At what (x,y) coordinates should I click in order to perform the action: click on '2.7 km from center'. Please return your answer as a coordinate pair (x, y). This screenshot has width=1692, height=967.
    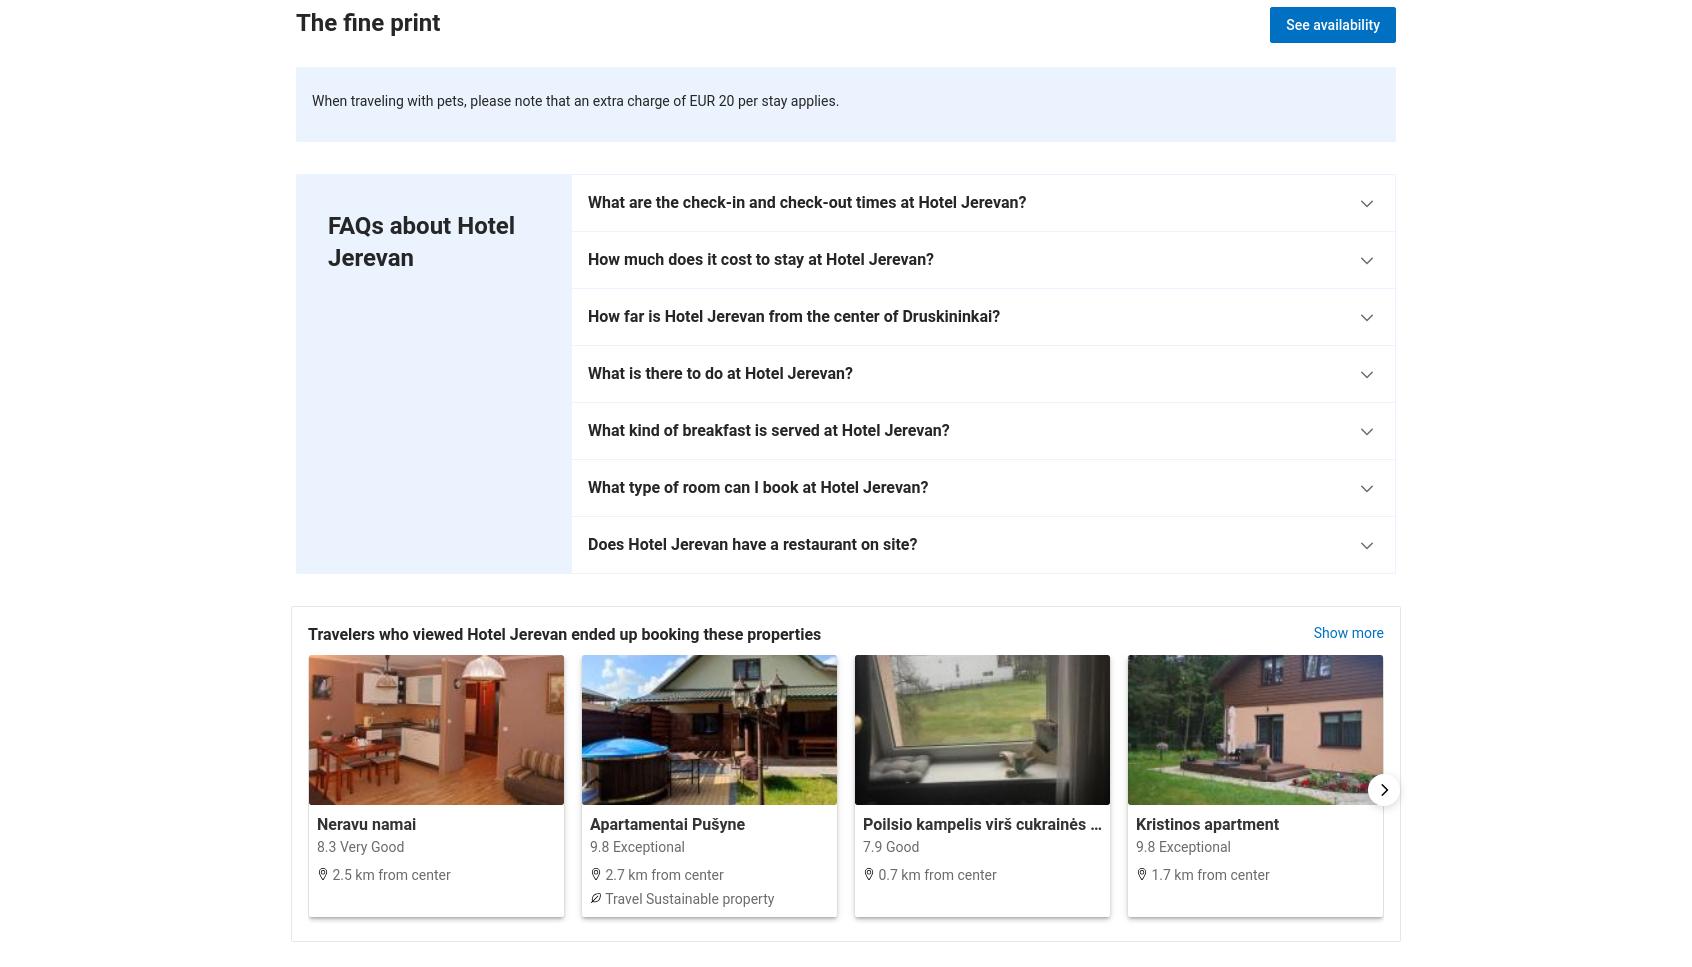
    Looking at the image, I should click on (662, 872).